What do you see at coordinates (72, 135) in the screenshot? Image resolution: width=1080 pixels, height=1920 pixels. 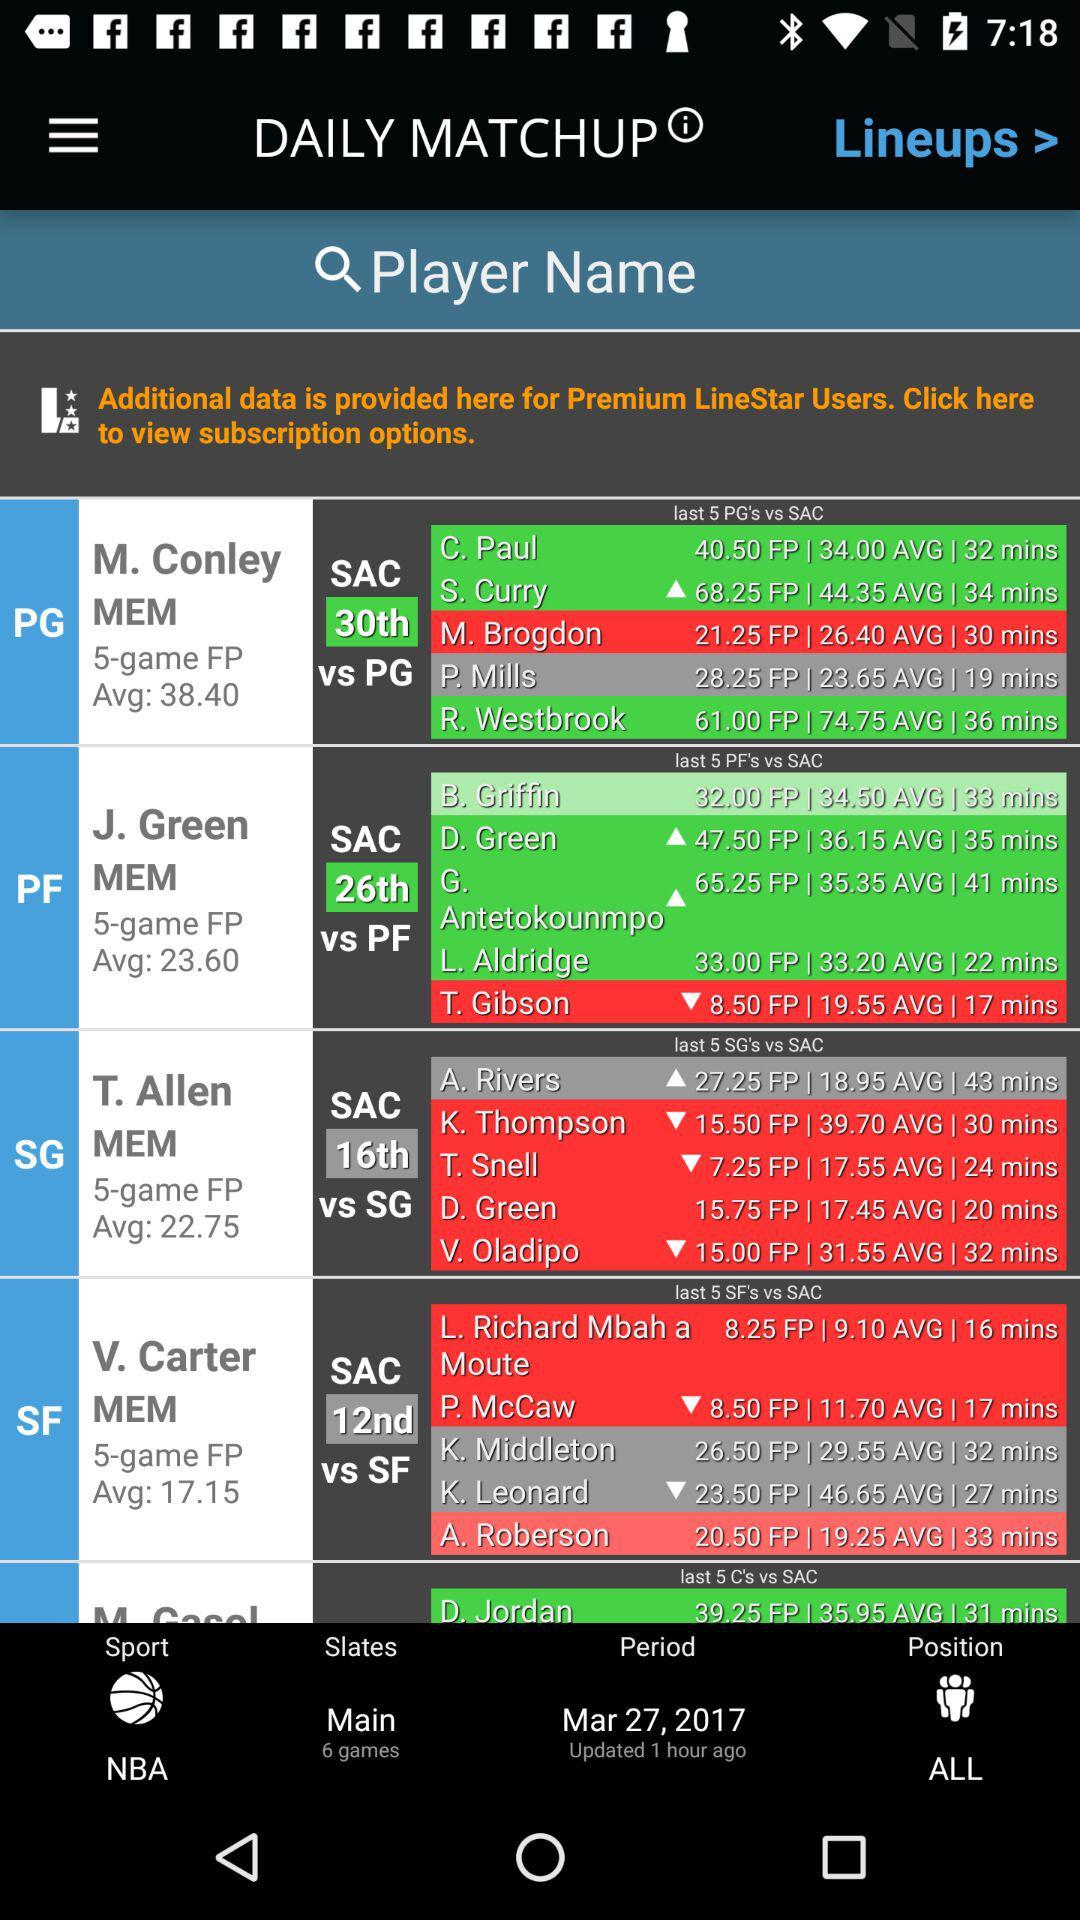 I see `item to the left of daily matchup icon` at bounding box center [72, 135].